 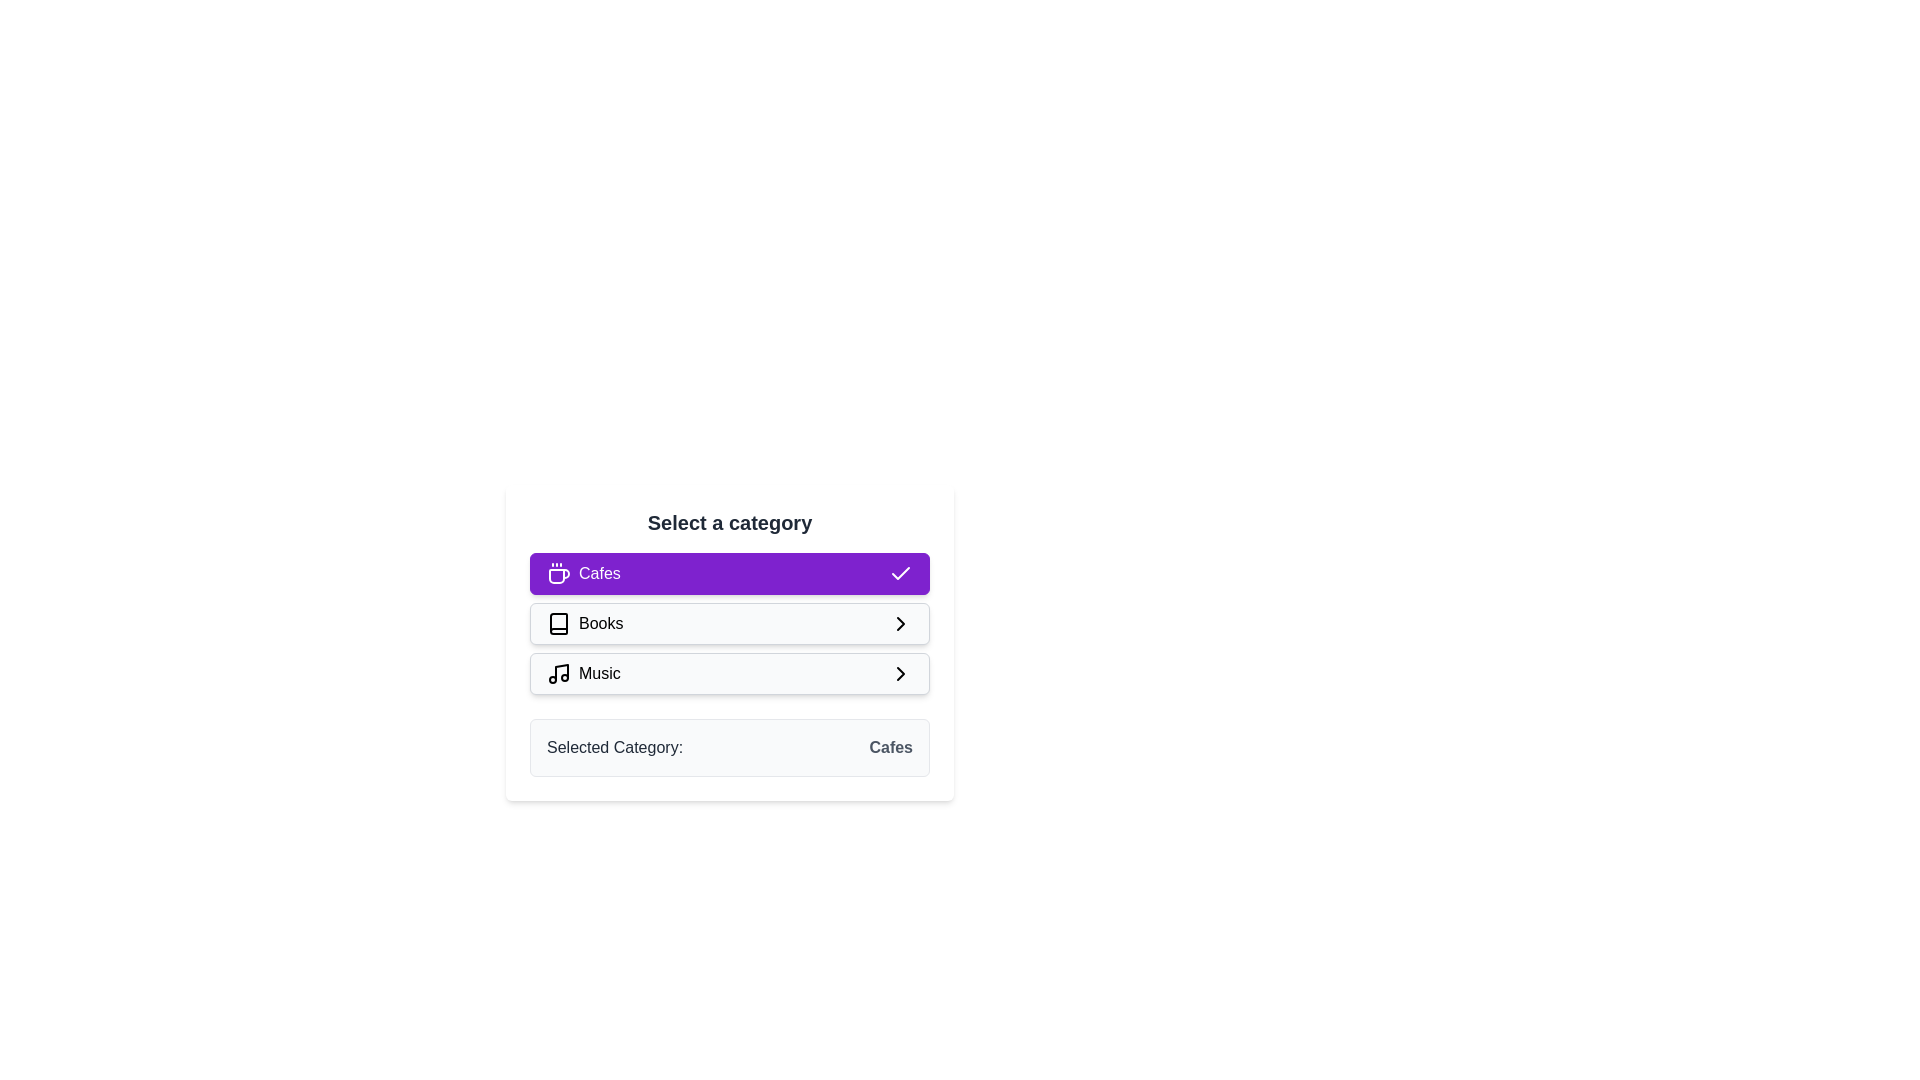 What do you see at coordinates (558, 623) in the screenshot?
I see `the 'Books' category icon in the 'Select a category' section, which is visually represented as an SVG icon to the left of the text label 'Books'` at bounding box center [558, 623].